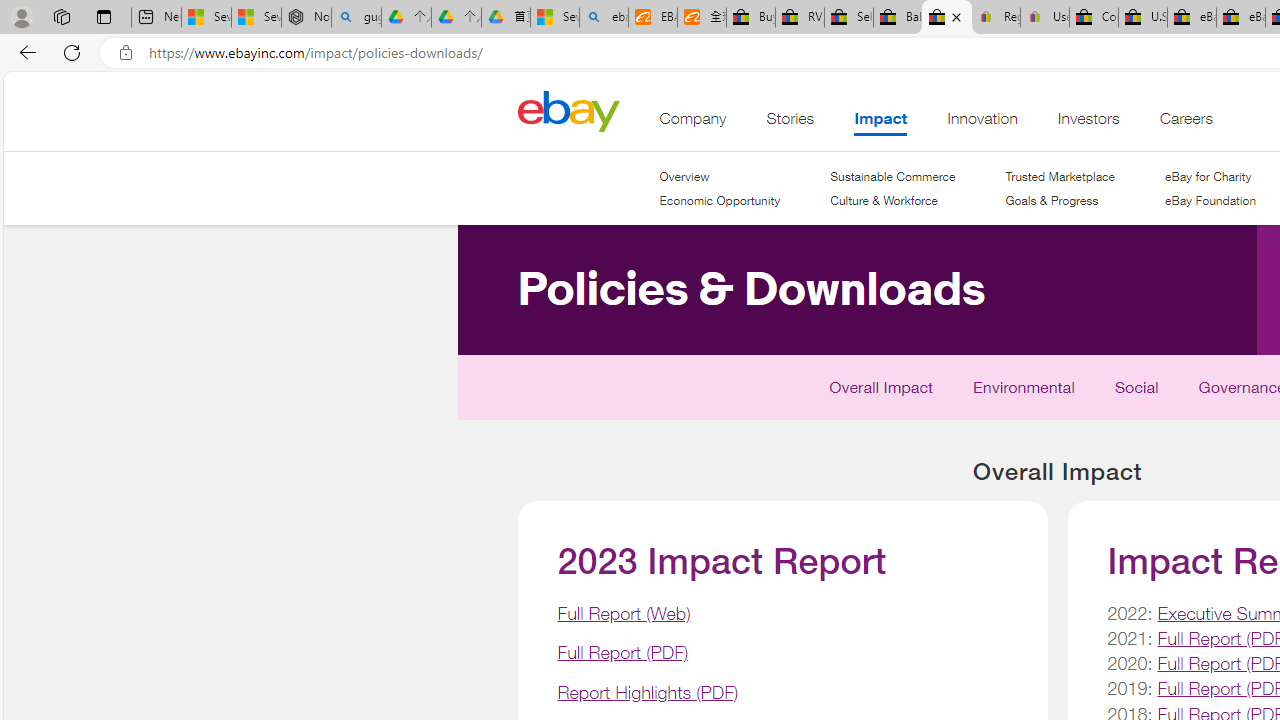  What do you see at coordinates (849, 17) in the screenshot?
I see `'Sell worldwide with eBay'` at bounding box center [849, 17].